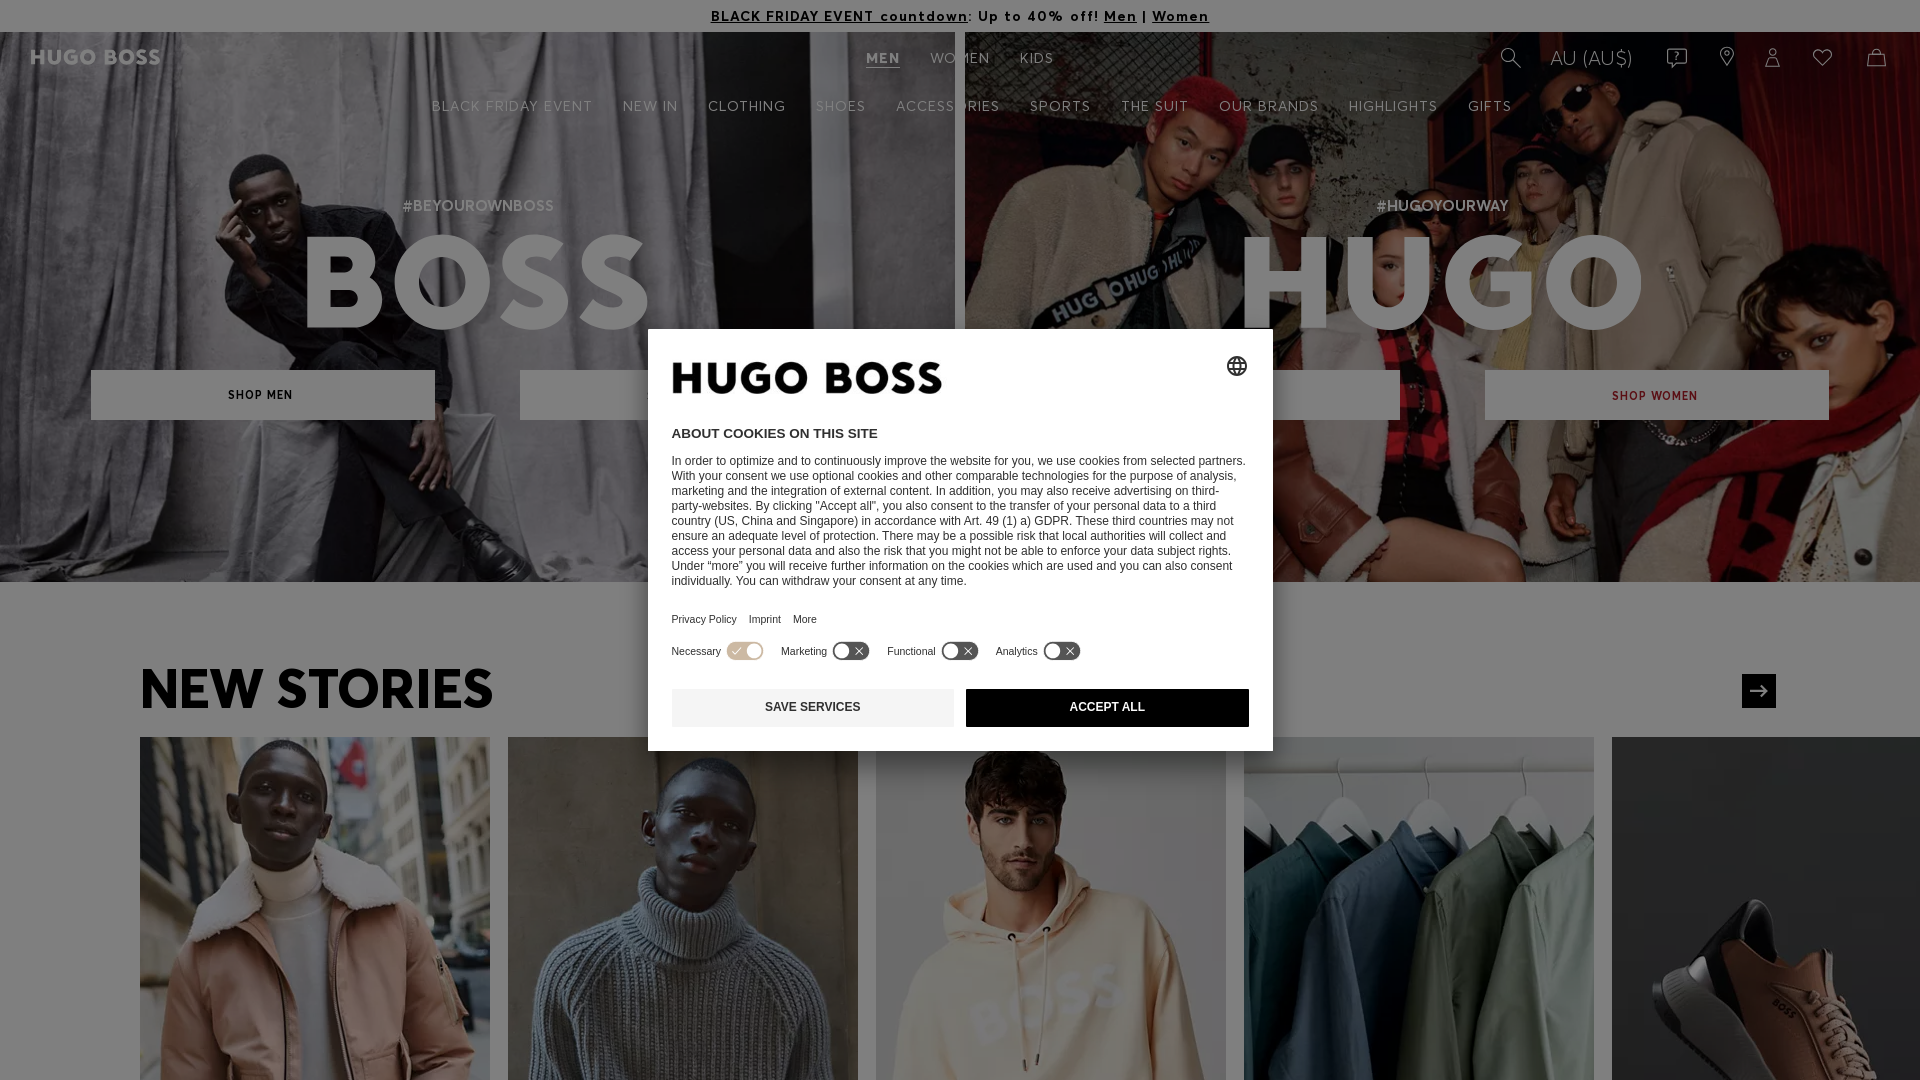 This screenshot has height=1080, width=1920. I want to click on 'Need assistance?', so click(1671, 57).